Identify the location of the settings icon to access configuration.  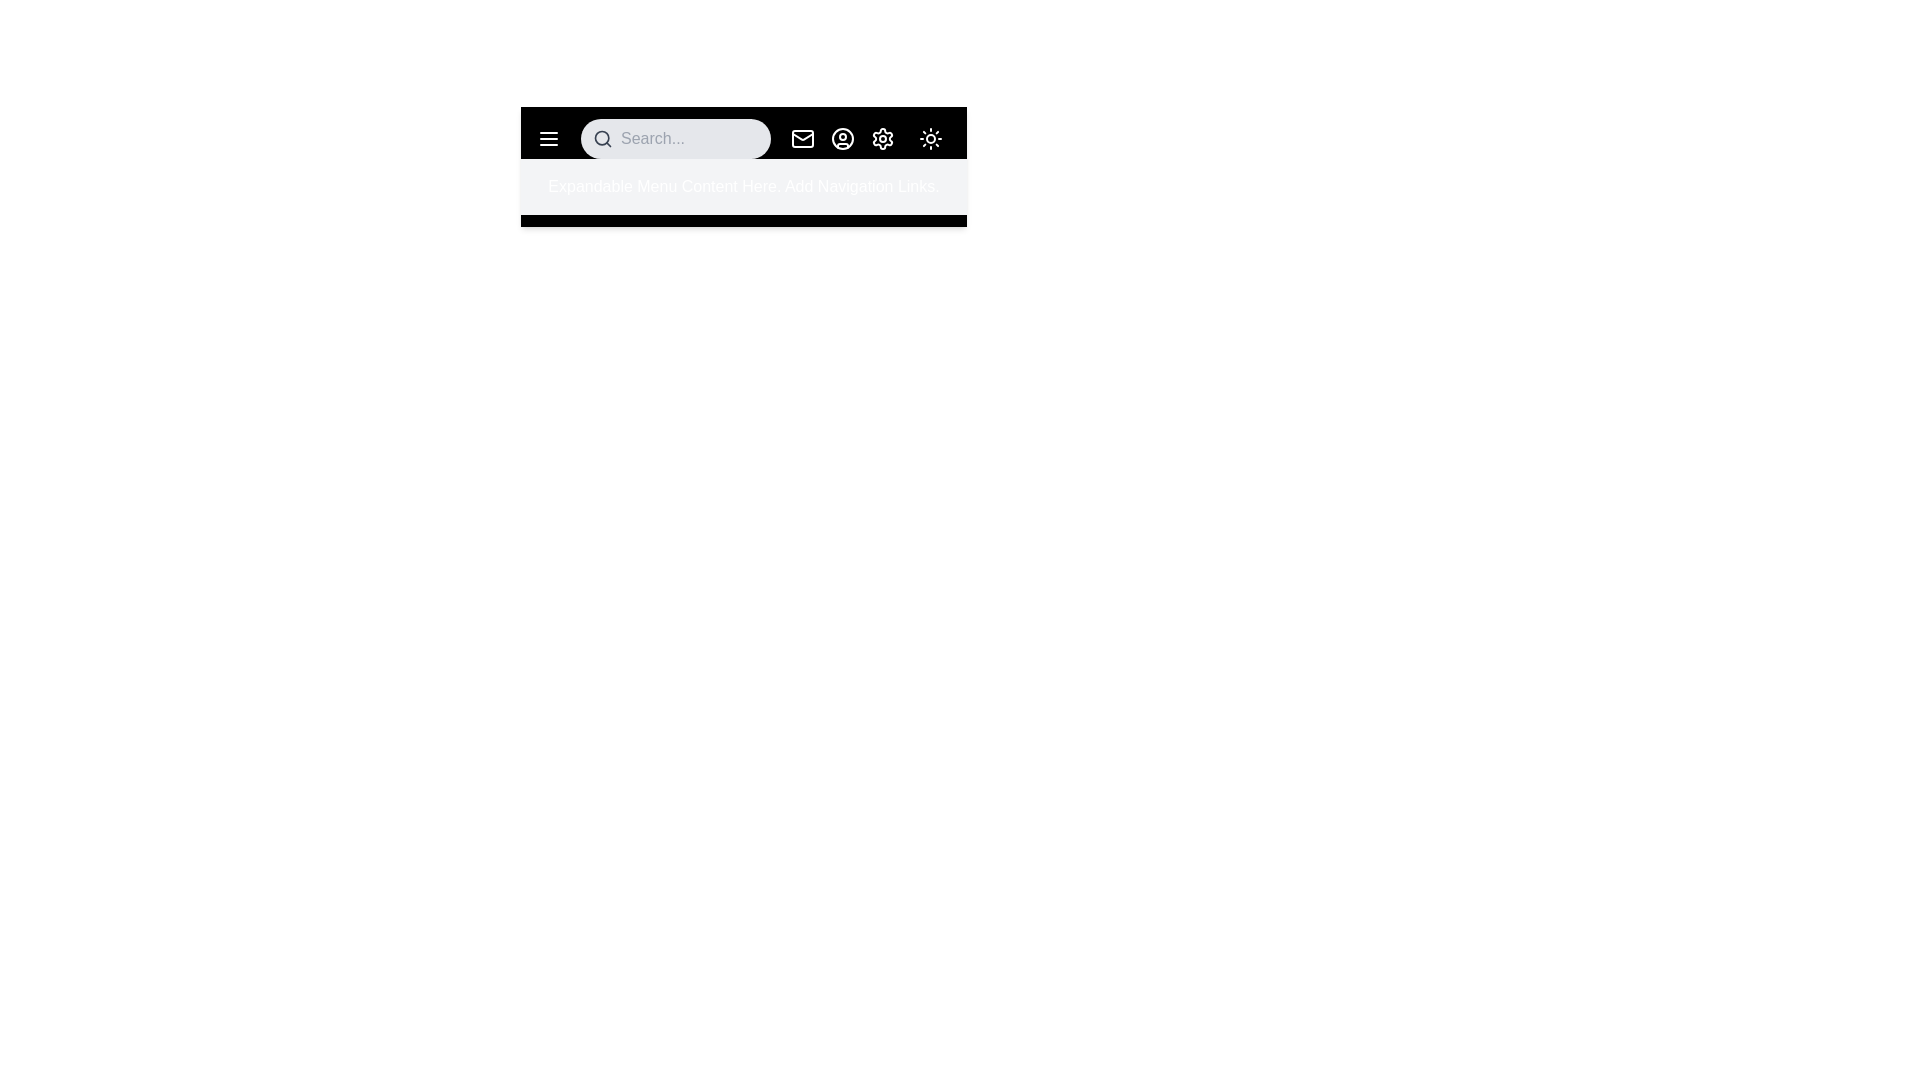
(882, 137).